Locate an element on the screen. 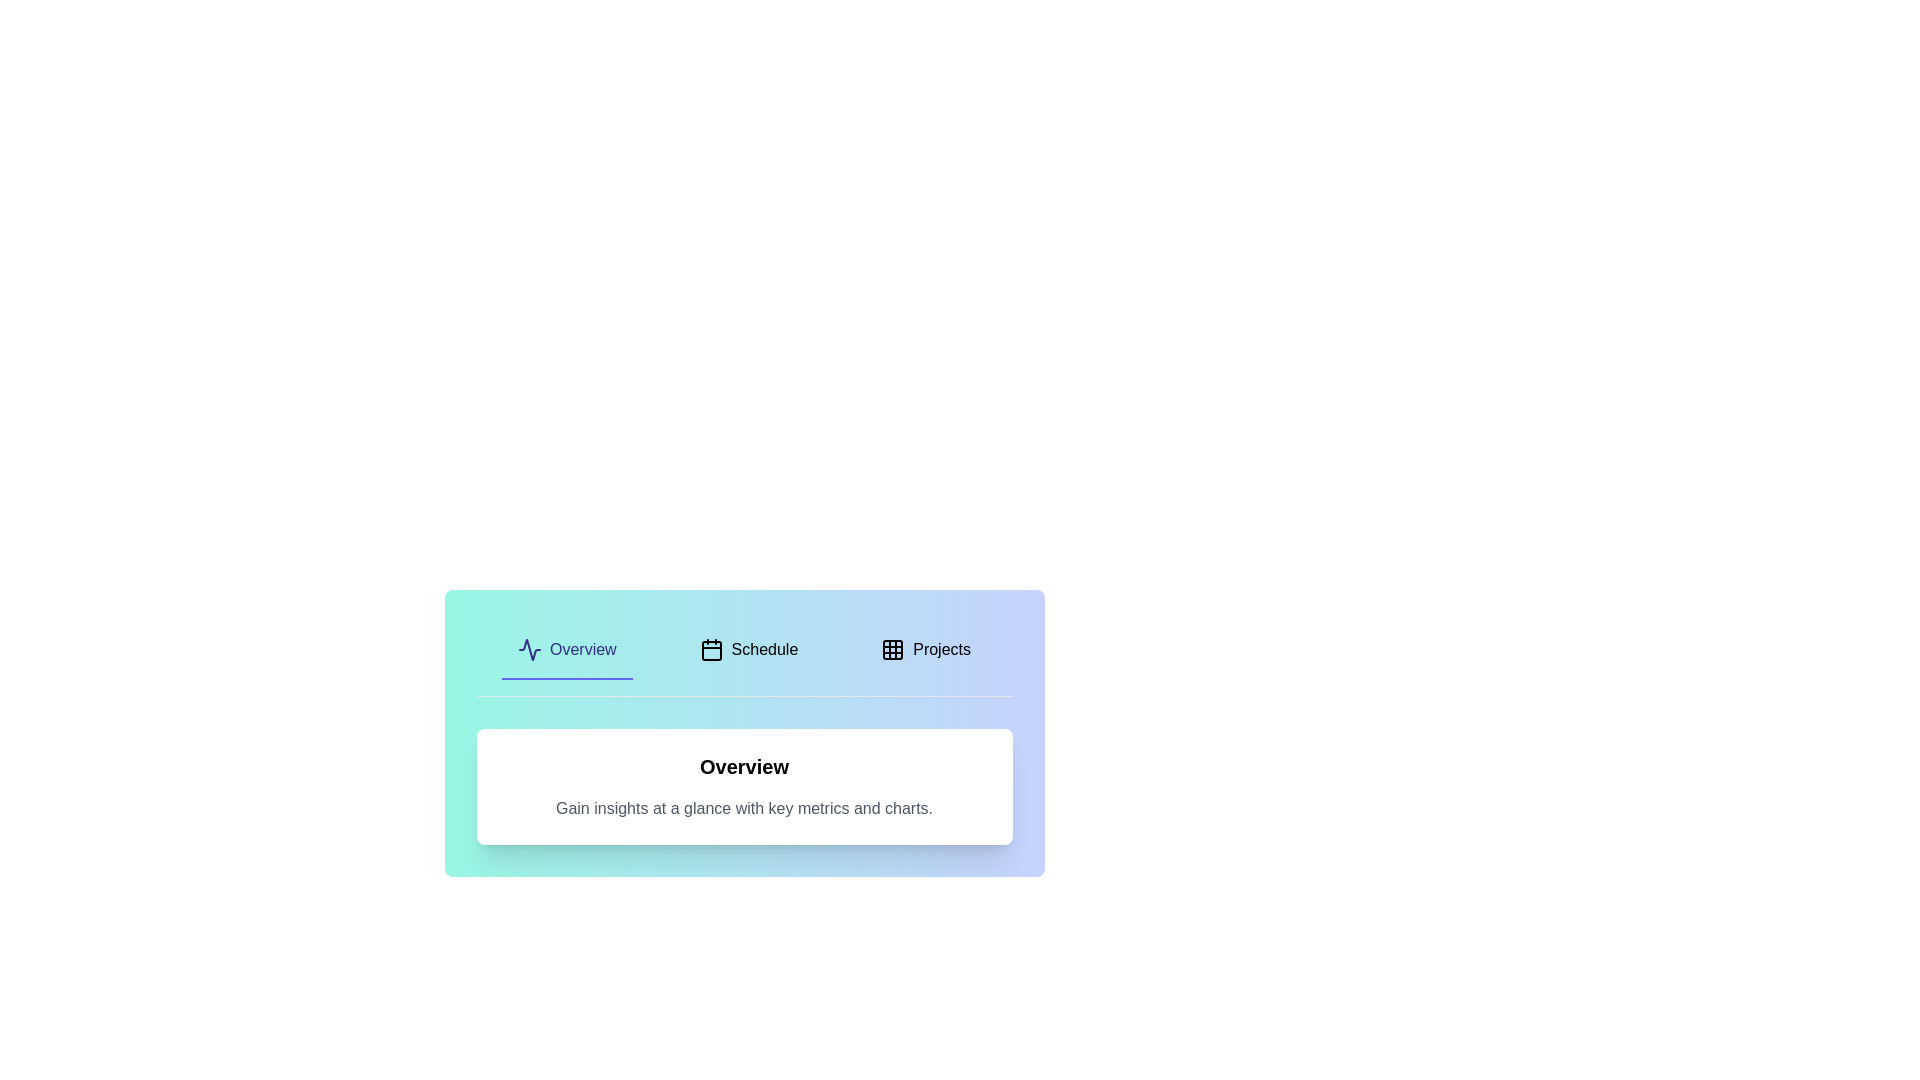 The width and height of the screenshot is (1920, 1080). the icon of the tab labeled Projects is located at coordinates (892, 650).